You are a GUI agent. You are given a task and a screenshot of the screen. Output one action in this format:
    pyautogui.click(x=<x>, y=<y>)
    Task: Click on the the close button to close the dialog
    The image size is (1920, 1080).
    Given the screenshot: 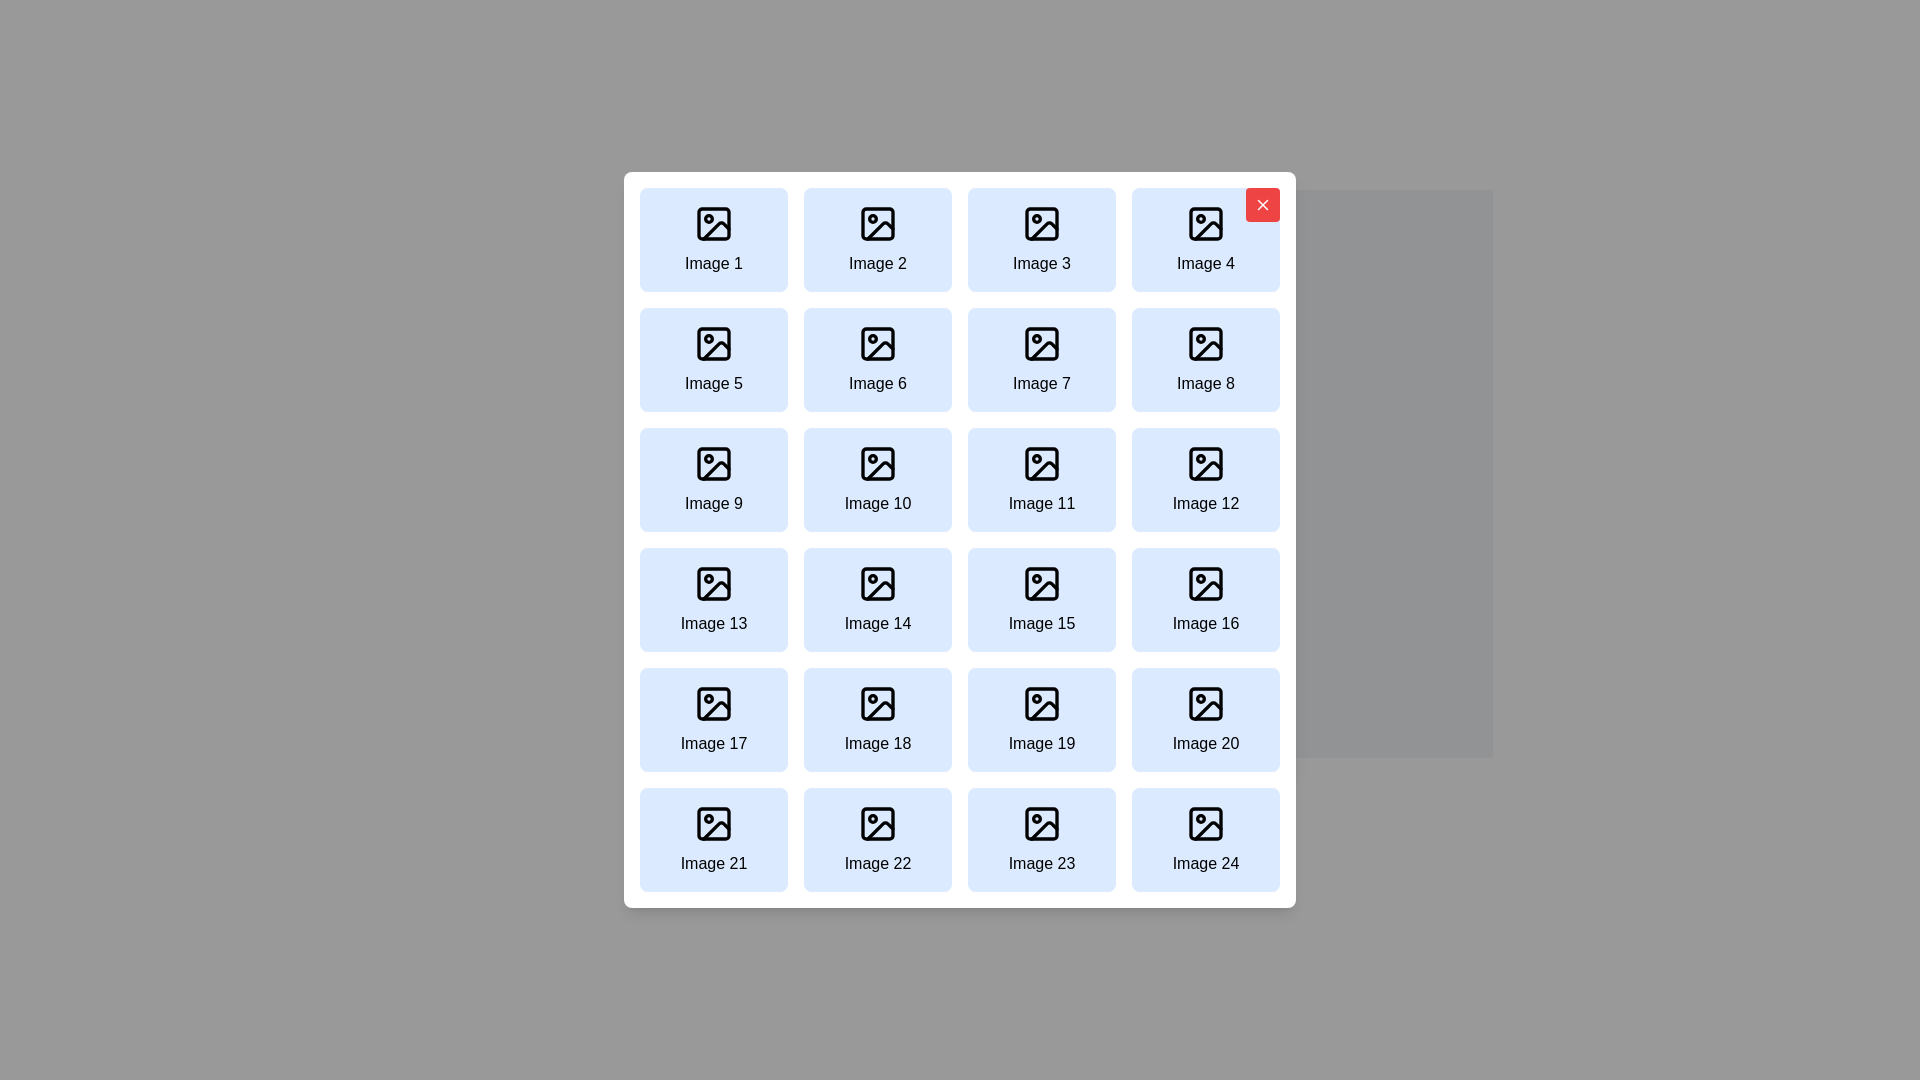 What is the action you would take?
    pyautogui.click(x=1261, y=204)
    